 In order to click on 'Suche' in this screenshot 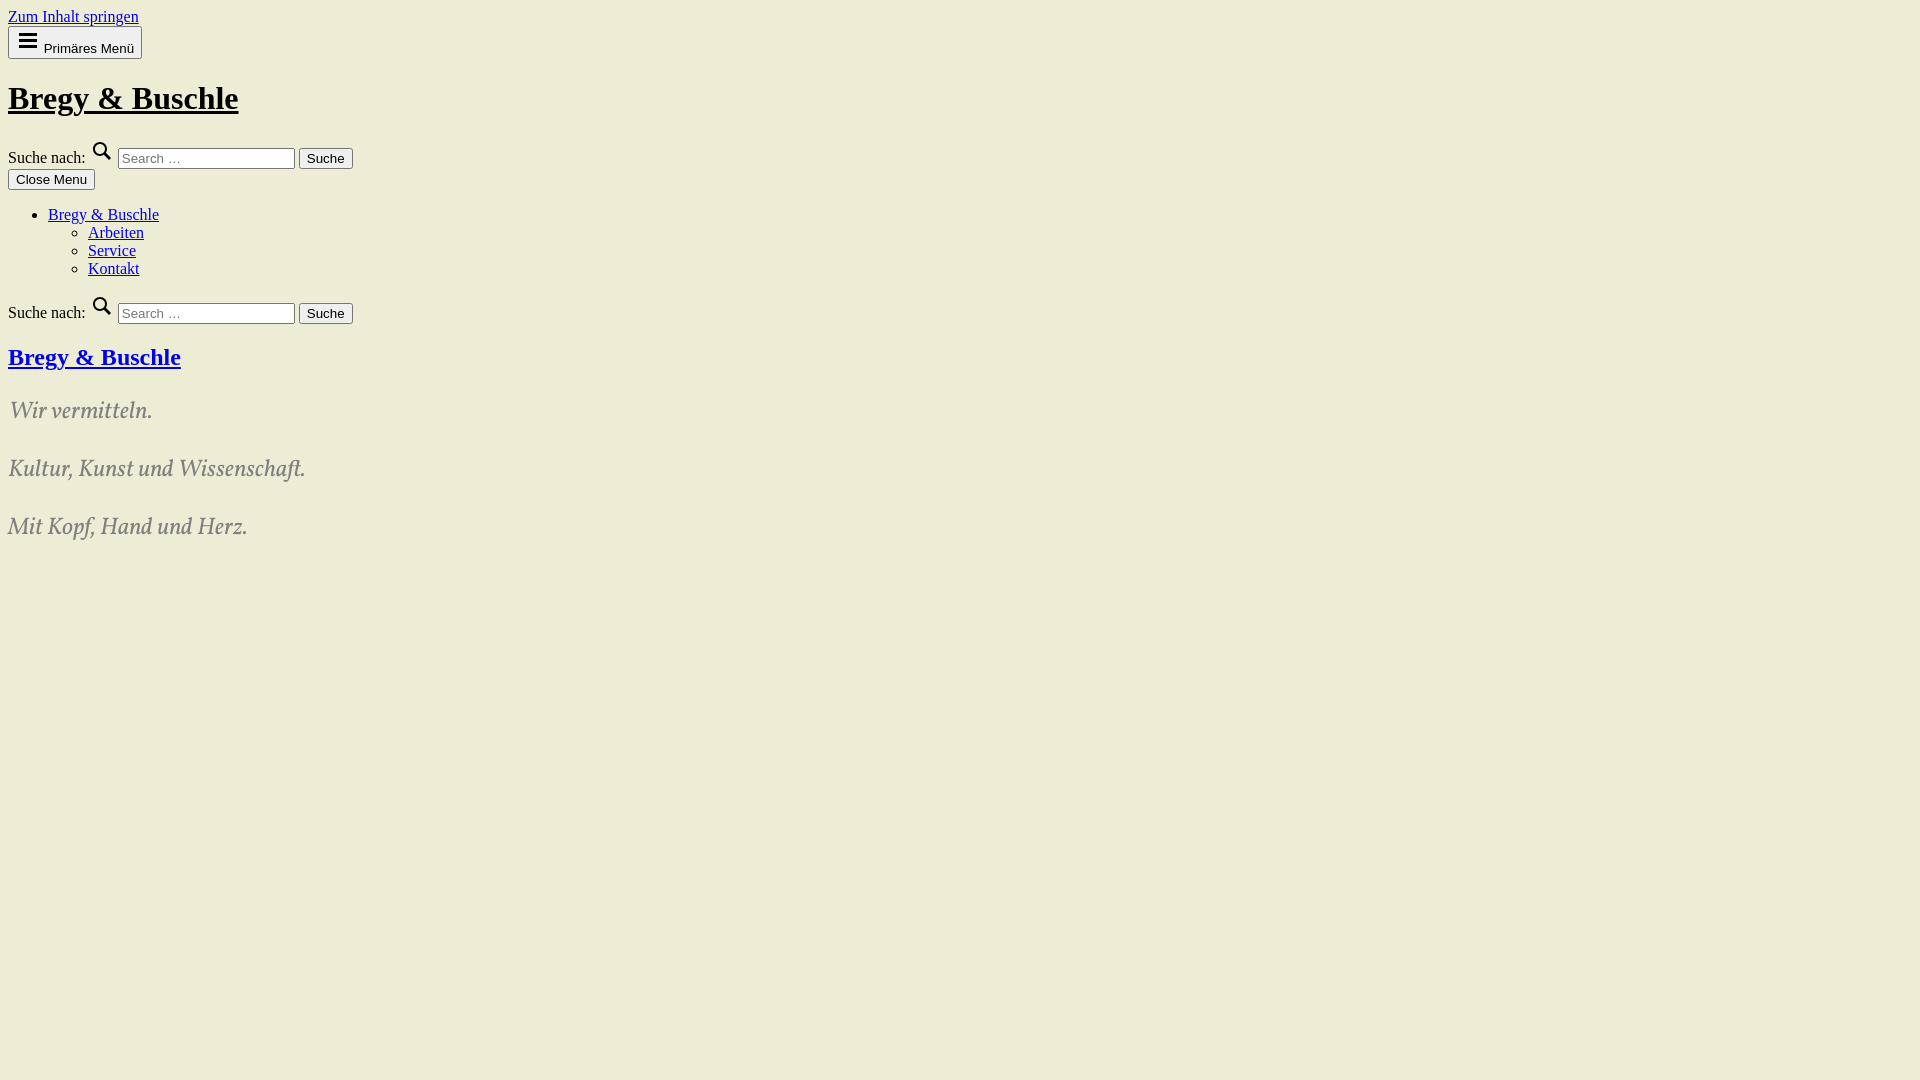, I will do `click(297, 157)`.